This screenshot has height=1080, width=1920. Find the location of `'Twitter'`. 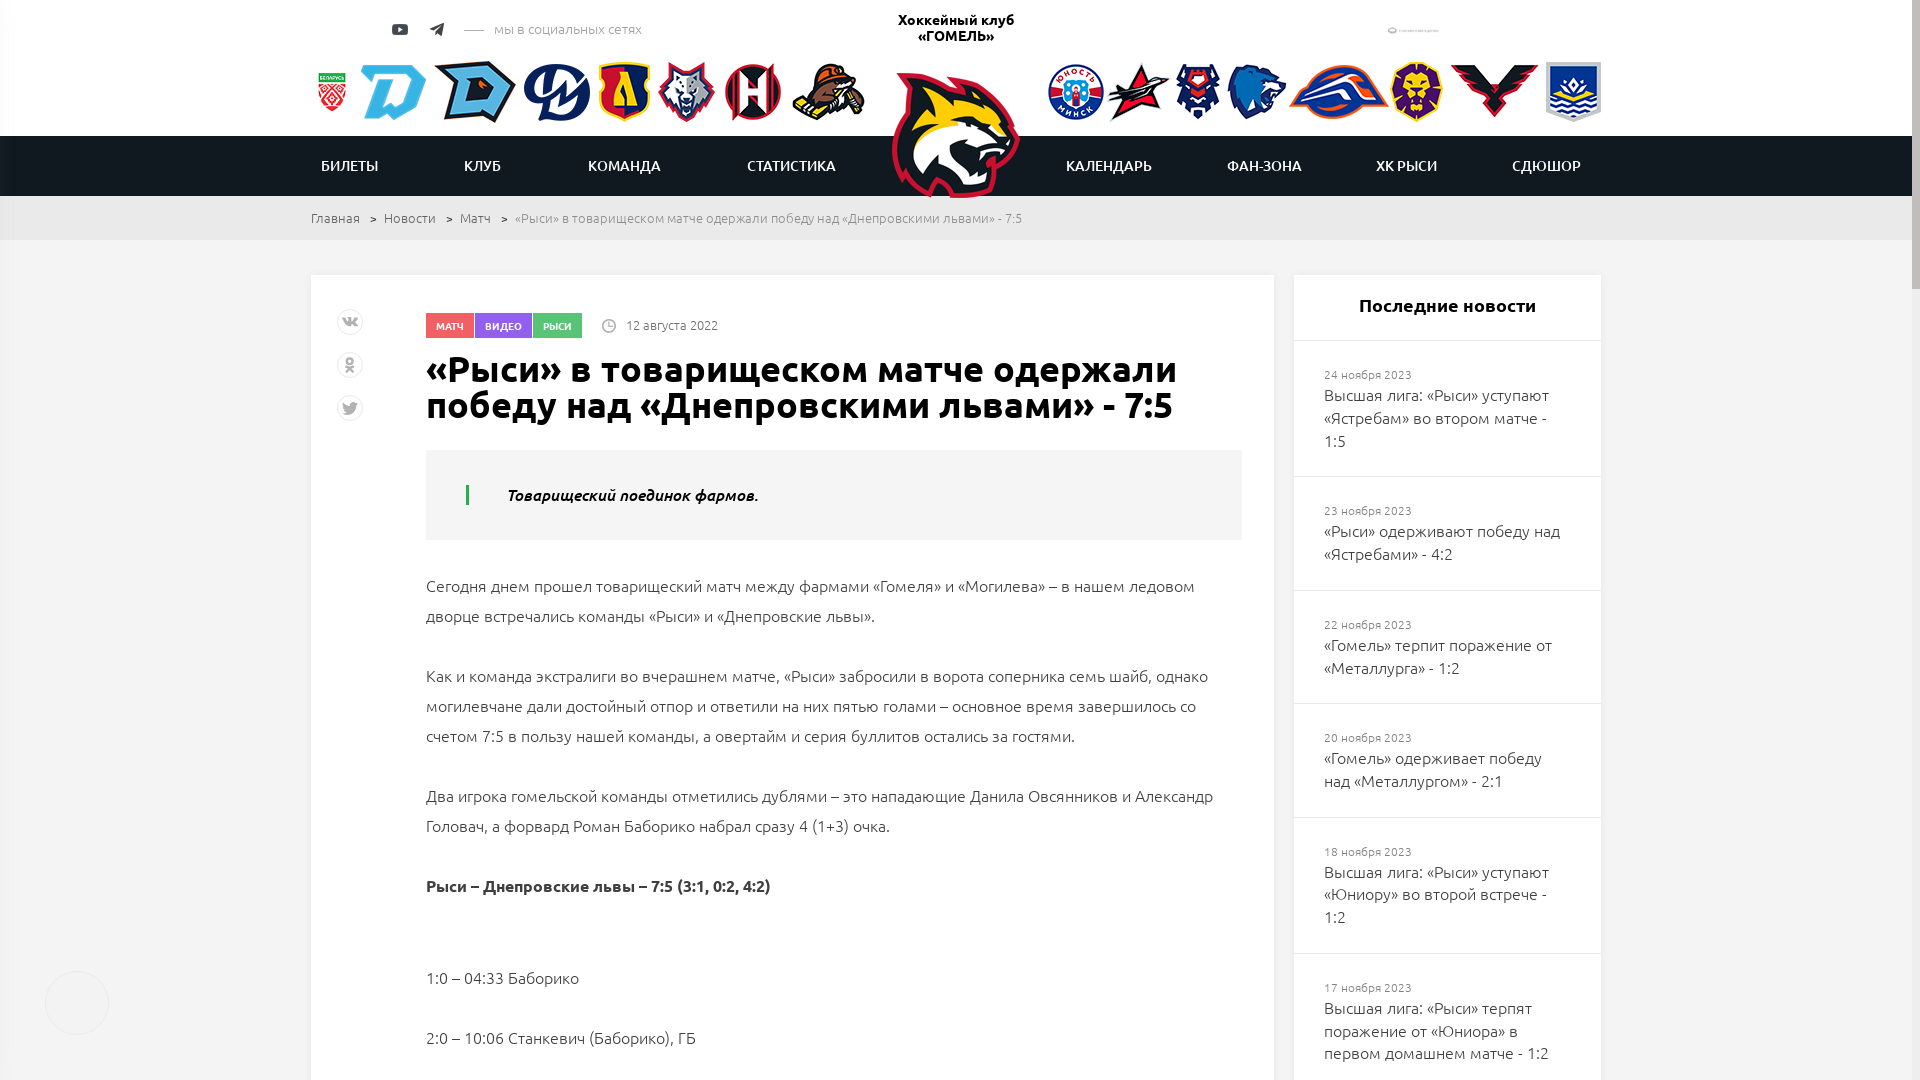

'Twitter' is located at coordinates (351, 414).